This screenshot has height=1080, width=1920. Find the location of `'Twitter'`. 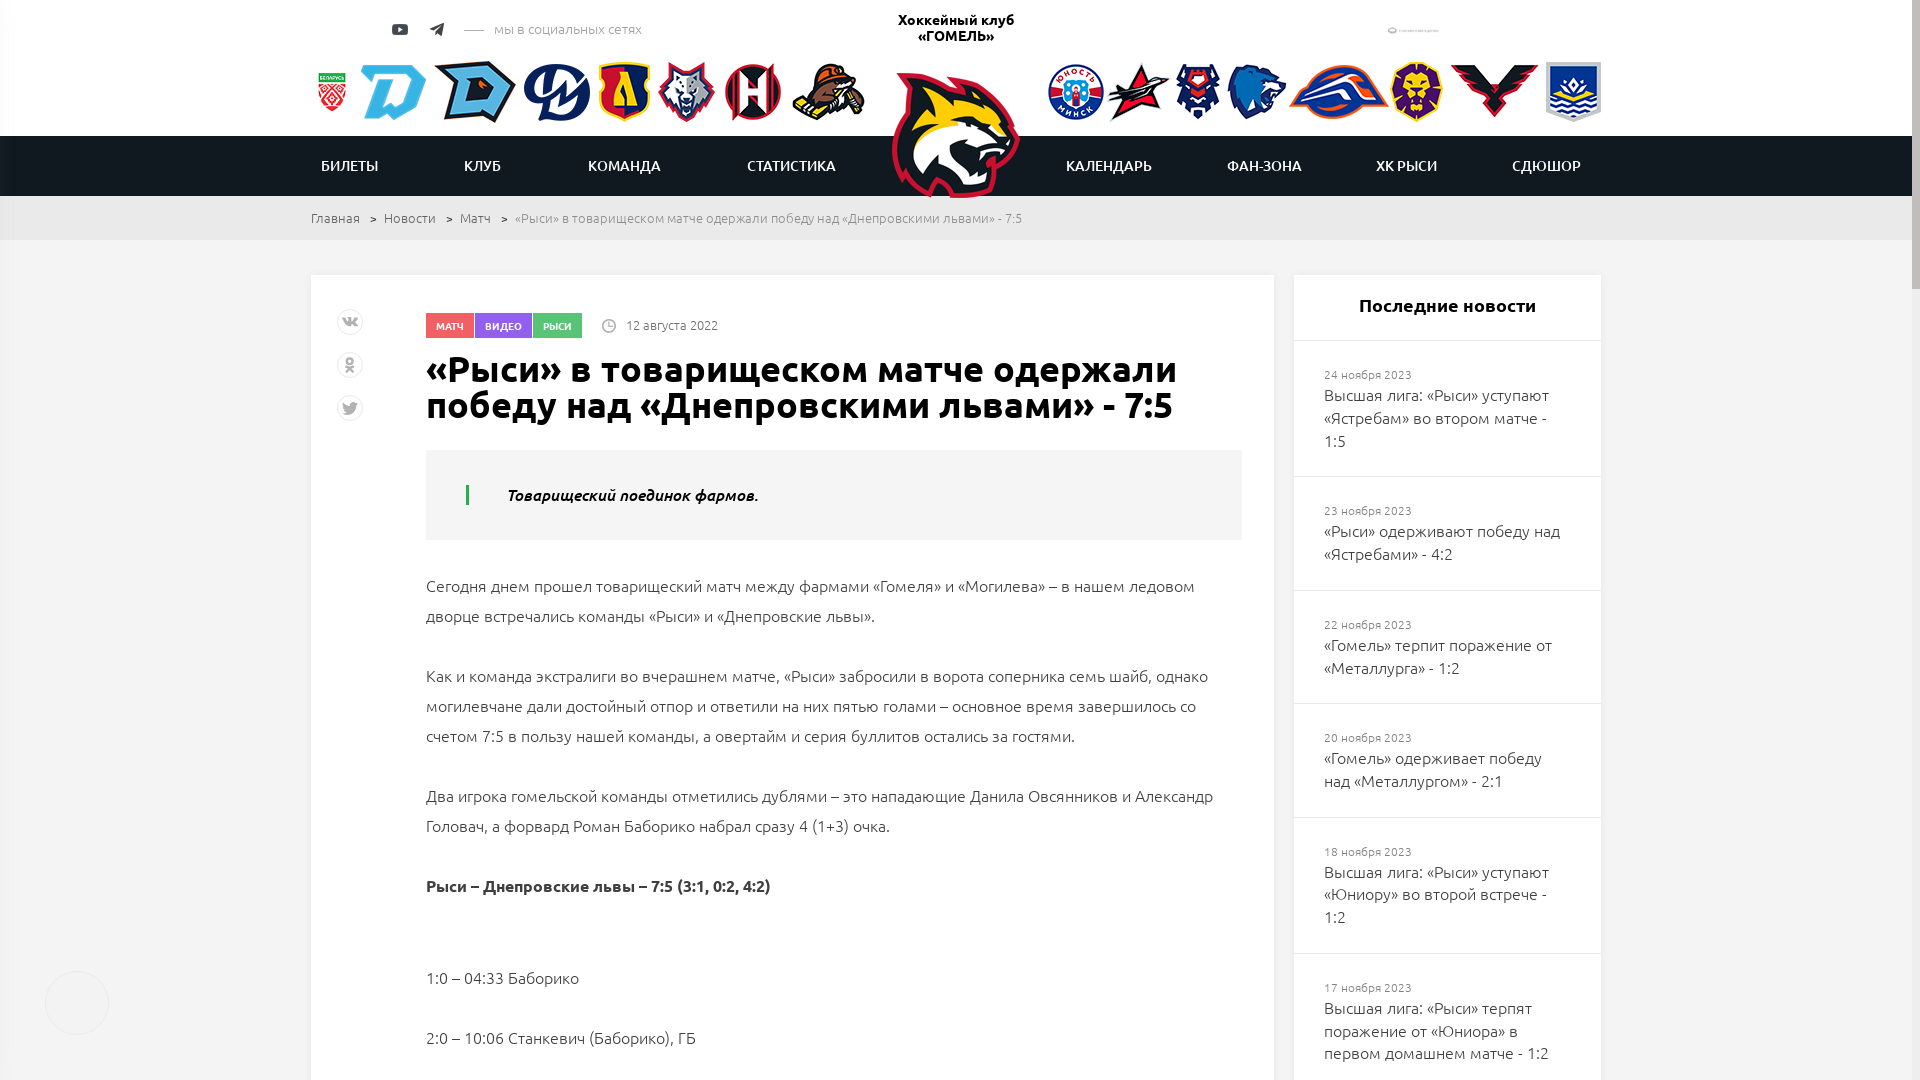

'Twitter' is located at coordinates (351, 414).